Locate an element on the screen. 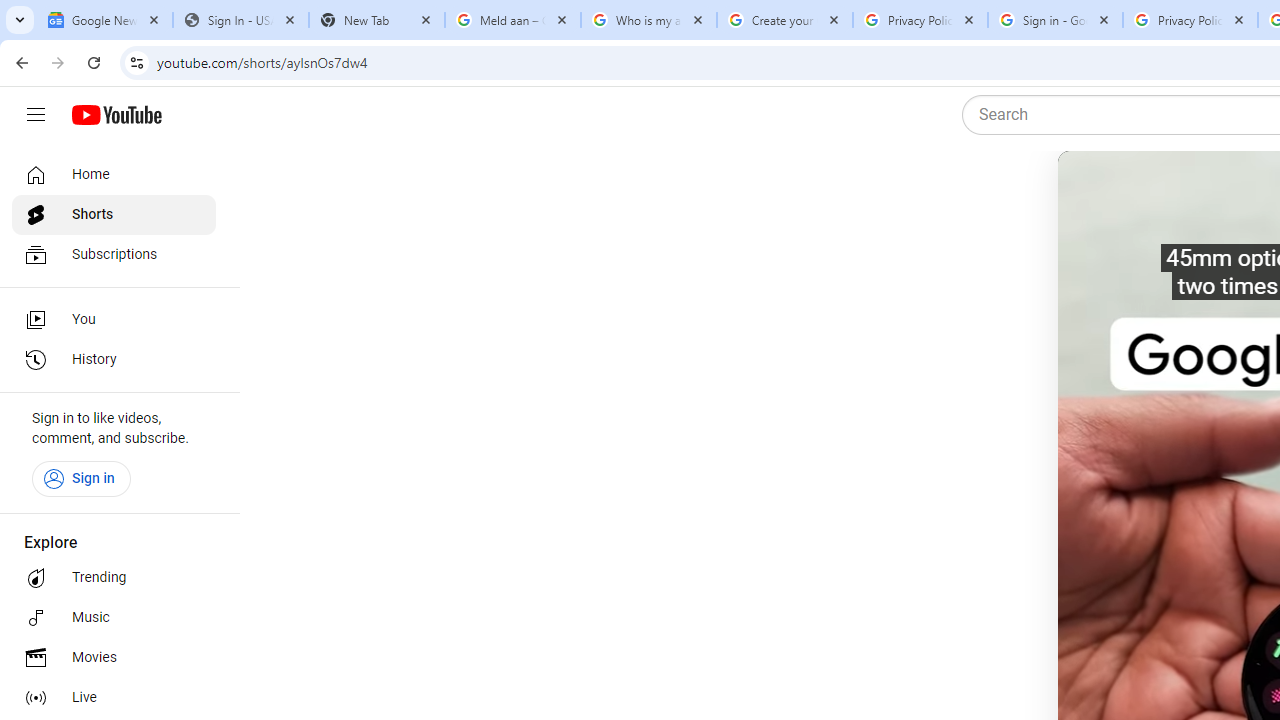  'History' is located at coordinates (112, 360).